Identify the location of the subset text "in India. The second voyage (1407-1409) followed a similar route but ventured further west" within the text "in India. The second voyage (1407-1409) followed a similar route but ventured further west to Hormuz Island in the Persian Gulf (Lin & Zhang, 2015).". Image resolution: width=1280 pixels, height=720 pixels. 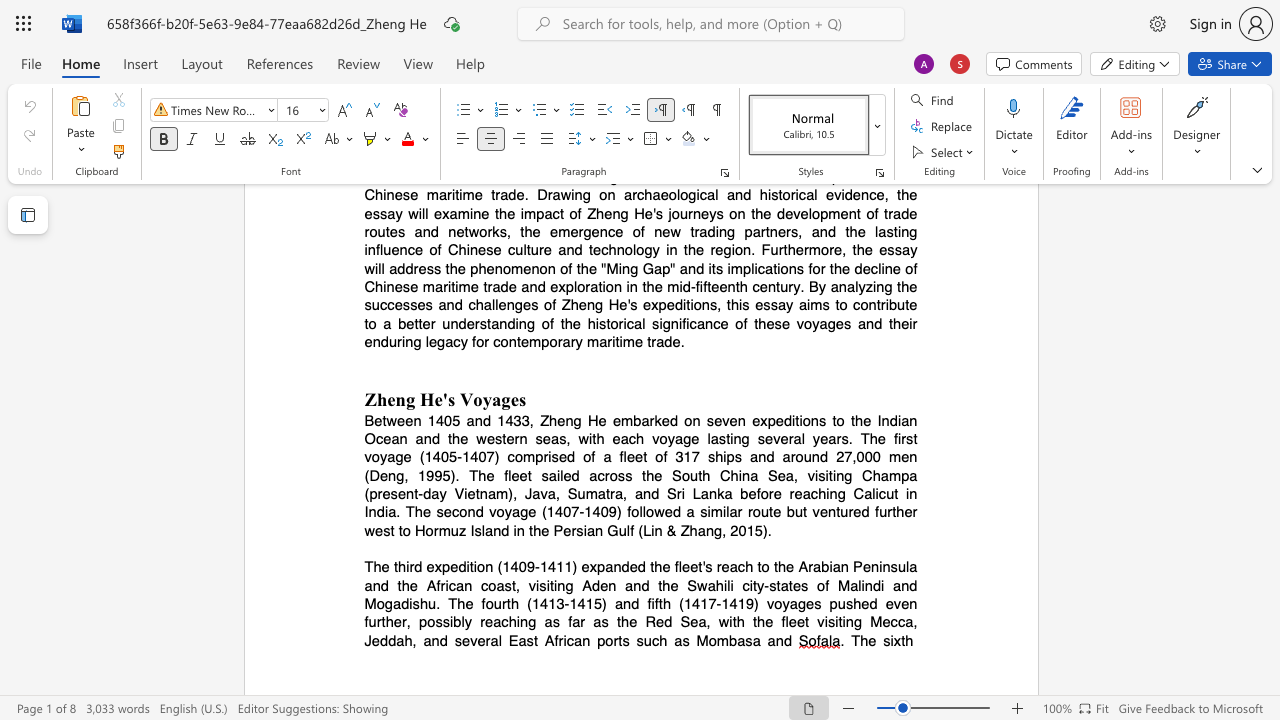
(905, 494).